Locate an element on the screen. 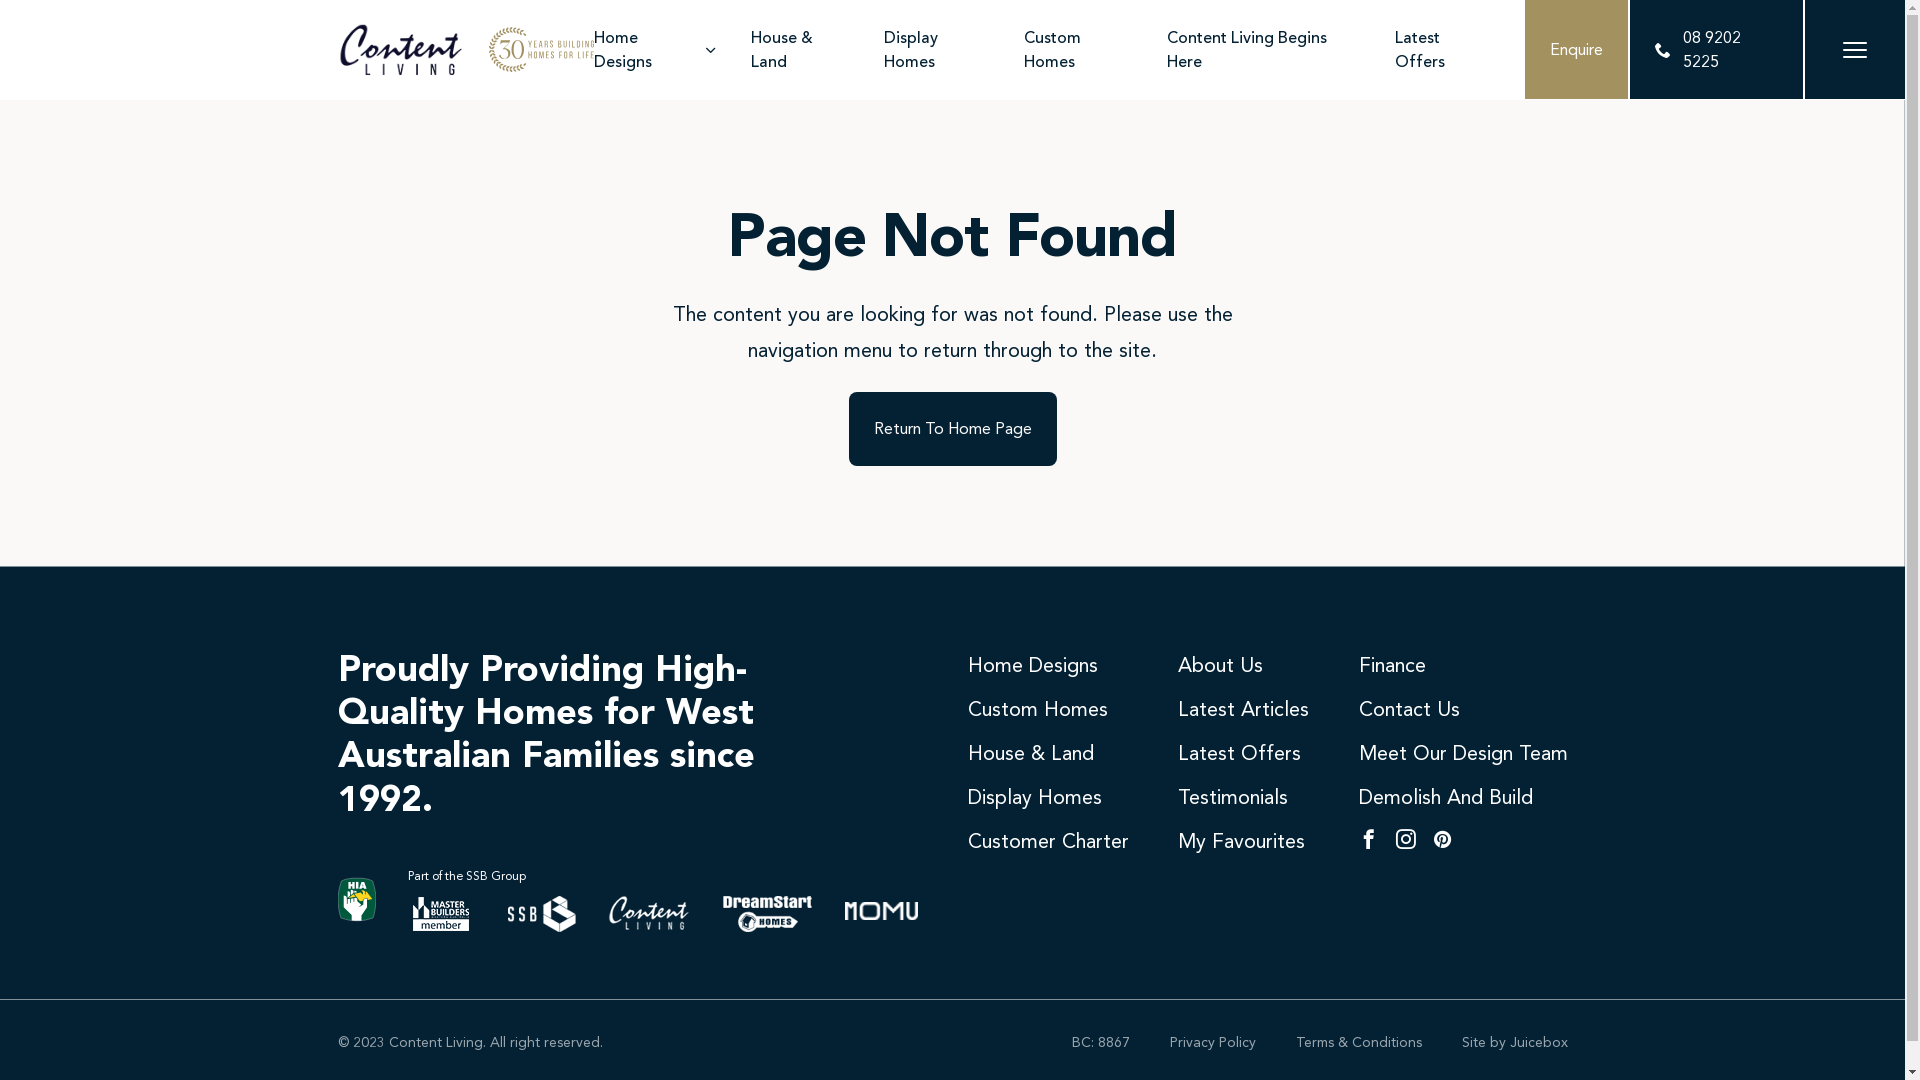  'Pinterest' is located at coordinates (1441, 840).